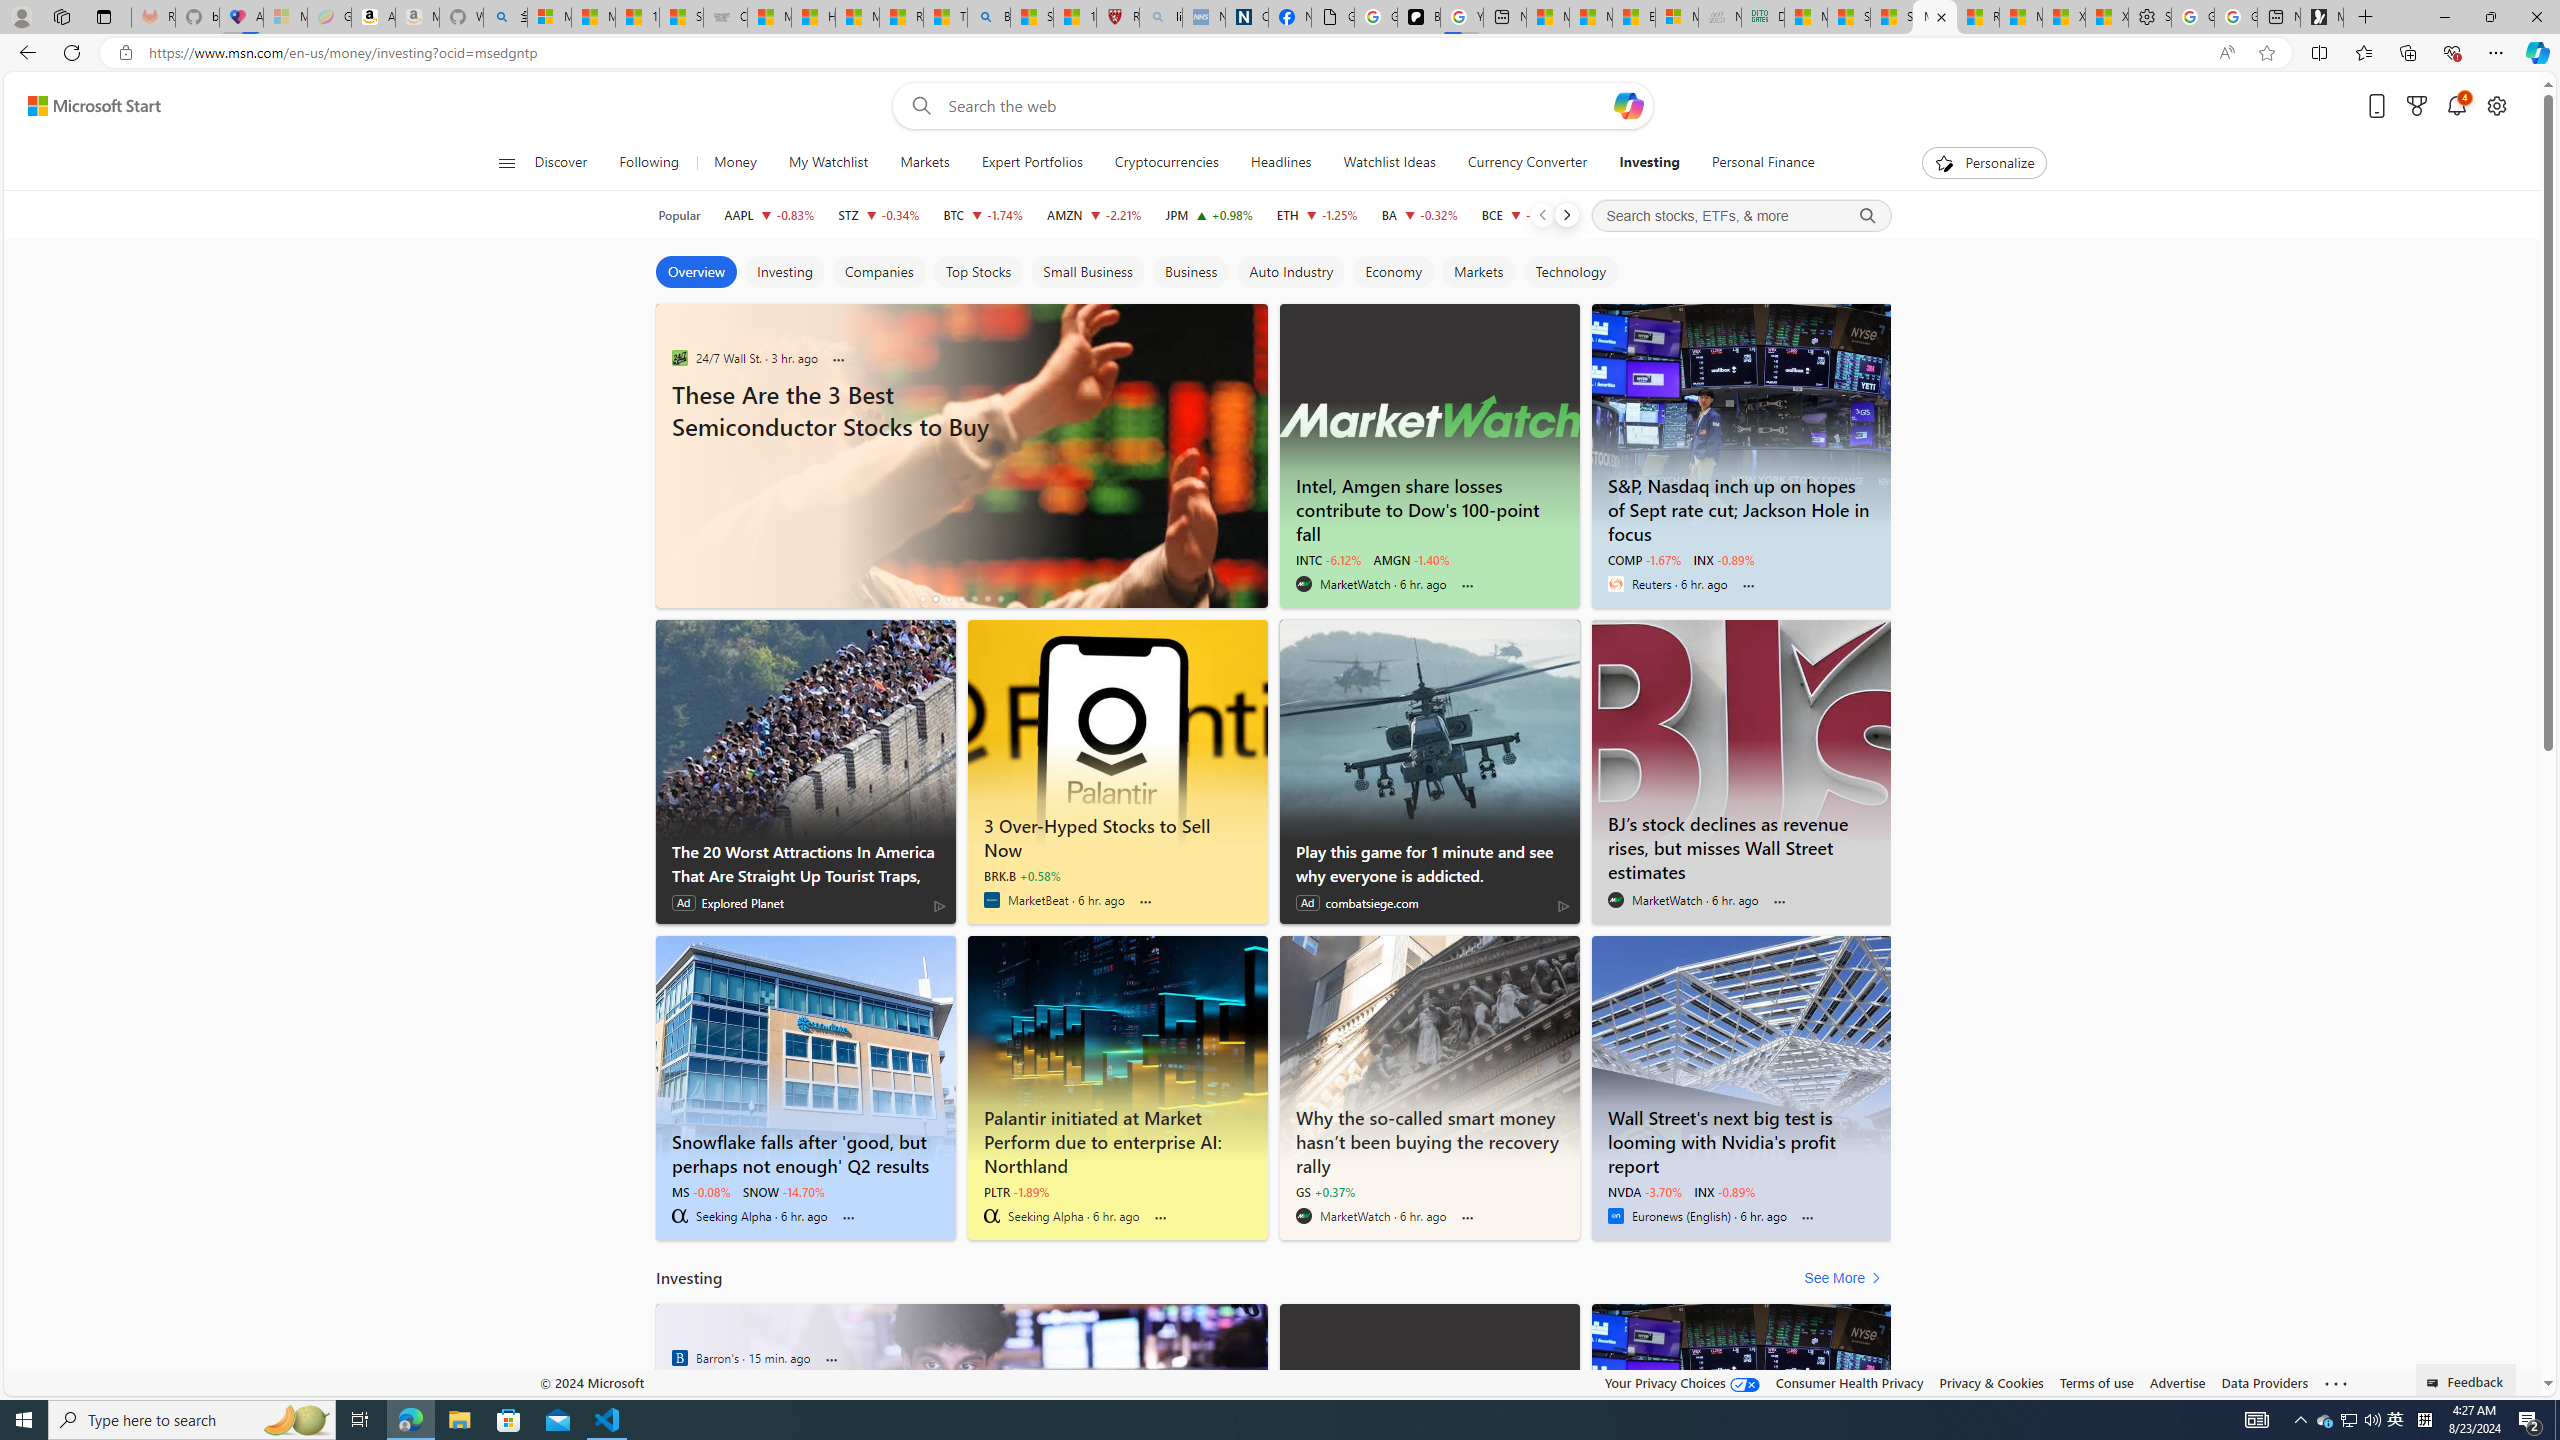 This screenshot has height=1440, width=2560. What do you see at coordinates (1316, 214) in the screenshot?
I see `'ETH Ethereum decrease 2,611.71 -32.54 -1.25%'` at bounding box center [1316, 214].